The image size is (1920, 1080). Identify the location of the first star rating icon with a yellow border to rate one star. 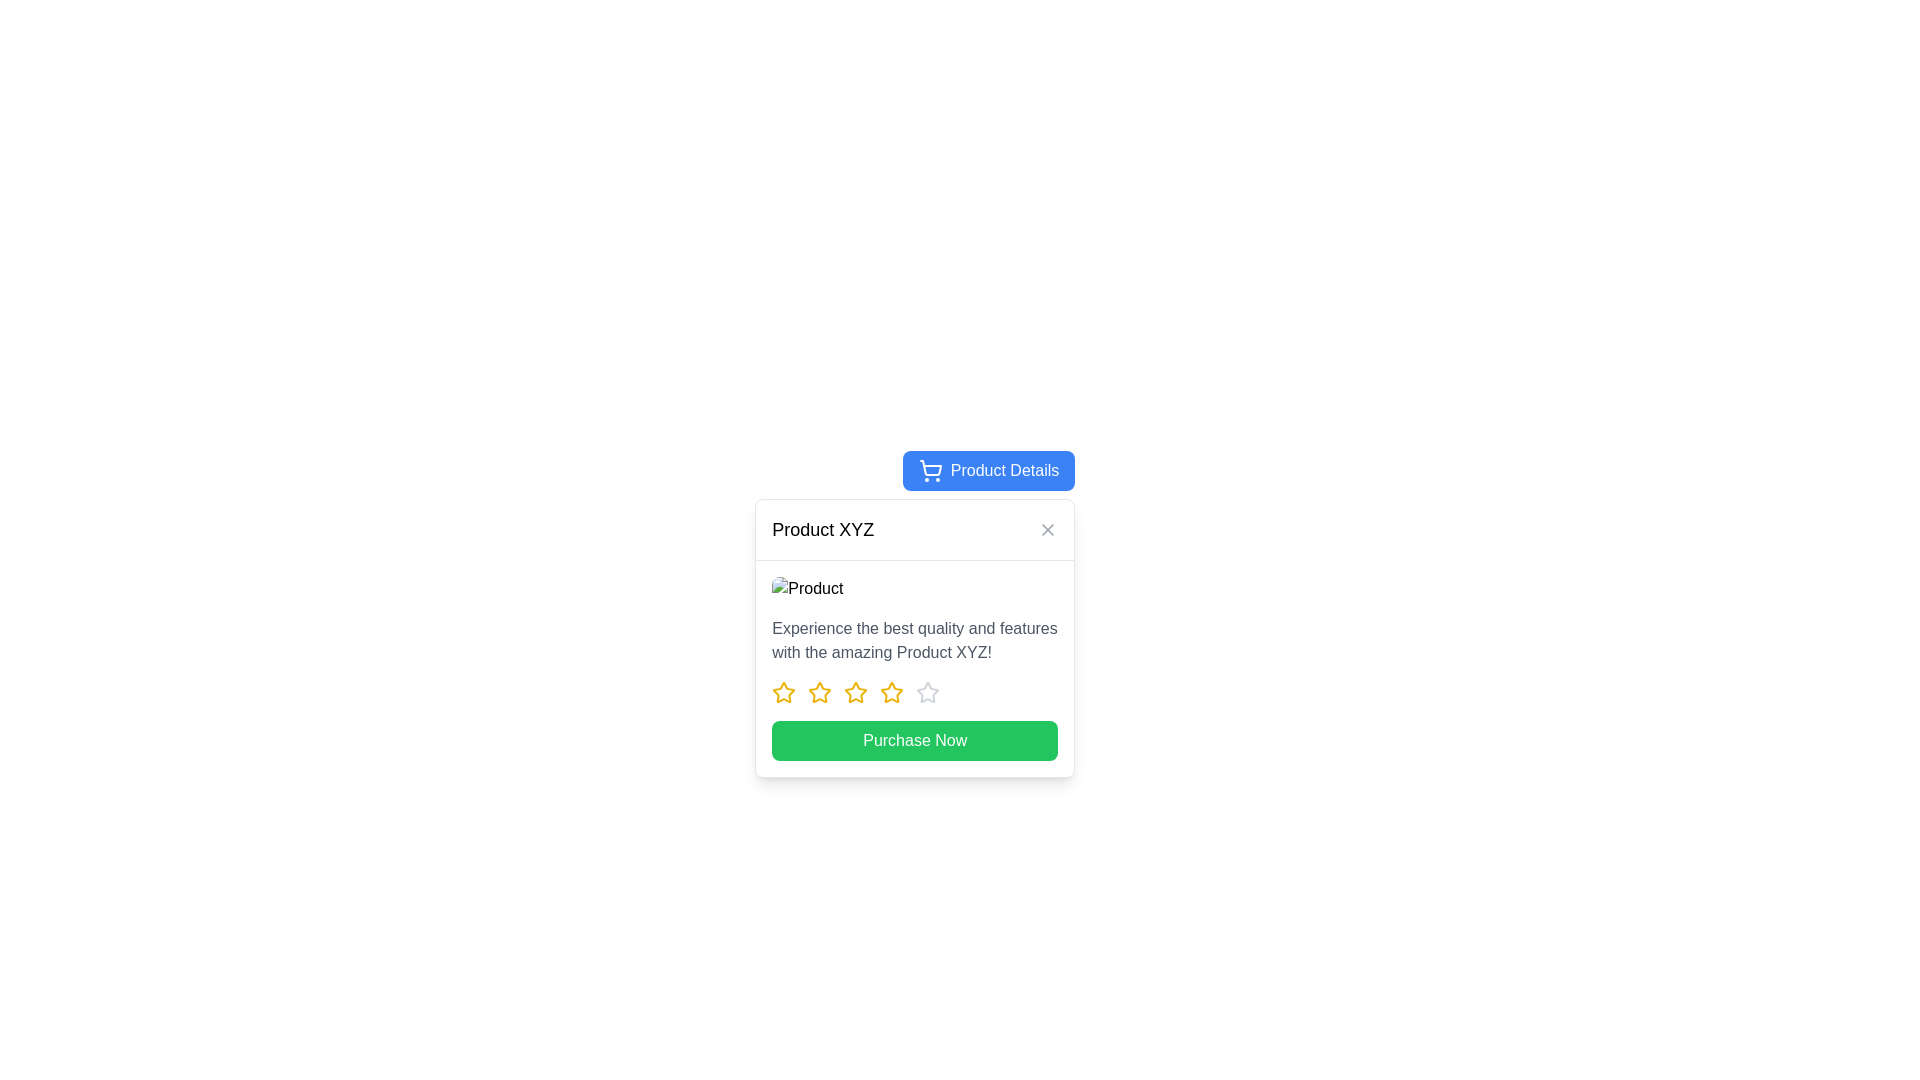
(783, 692).